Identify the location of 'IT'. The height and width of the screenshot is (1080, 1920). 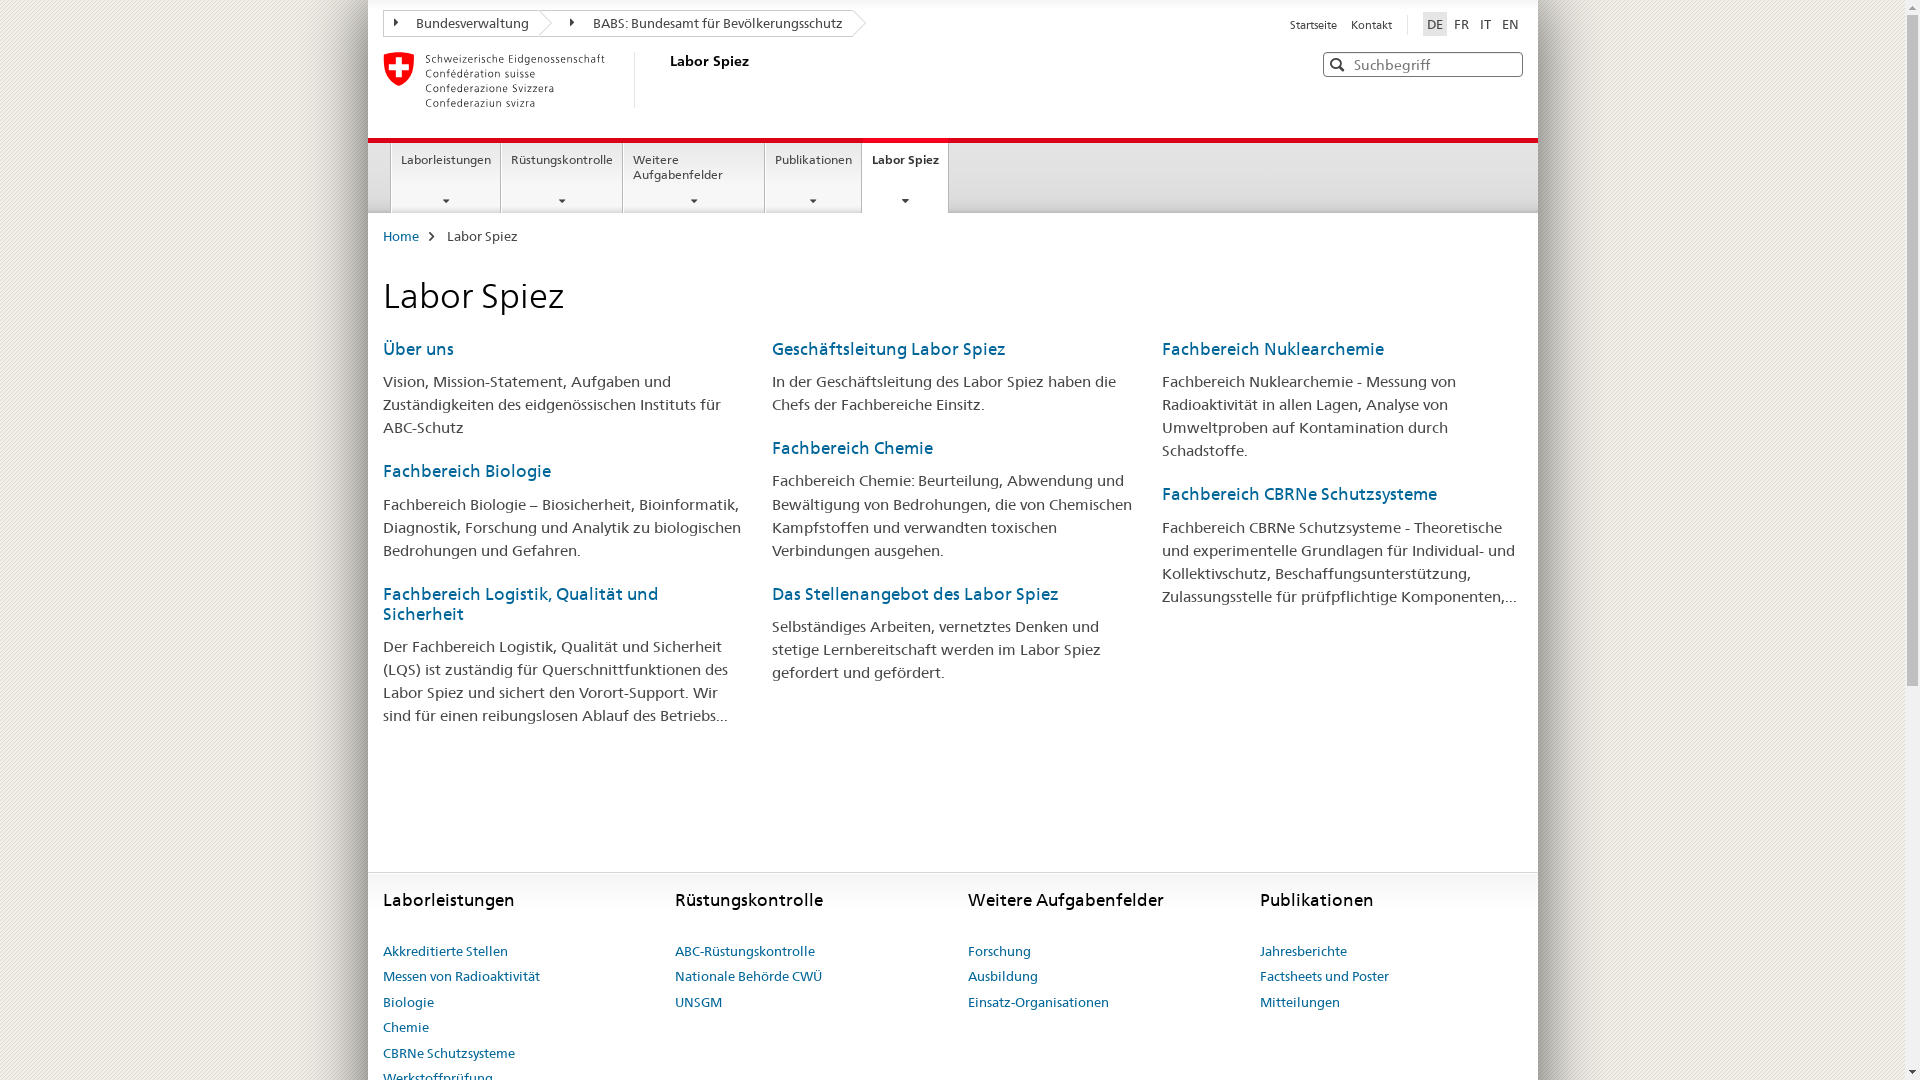
(1476, 23).